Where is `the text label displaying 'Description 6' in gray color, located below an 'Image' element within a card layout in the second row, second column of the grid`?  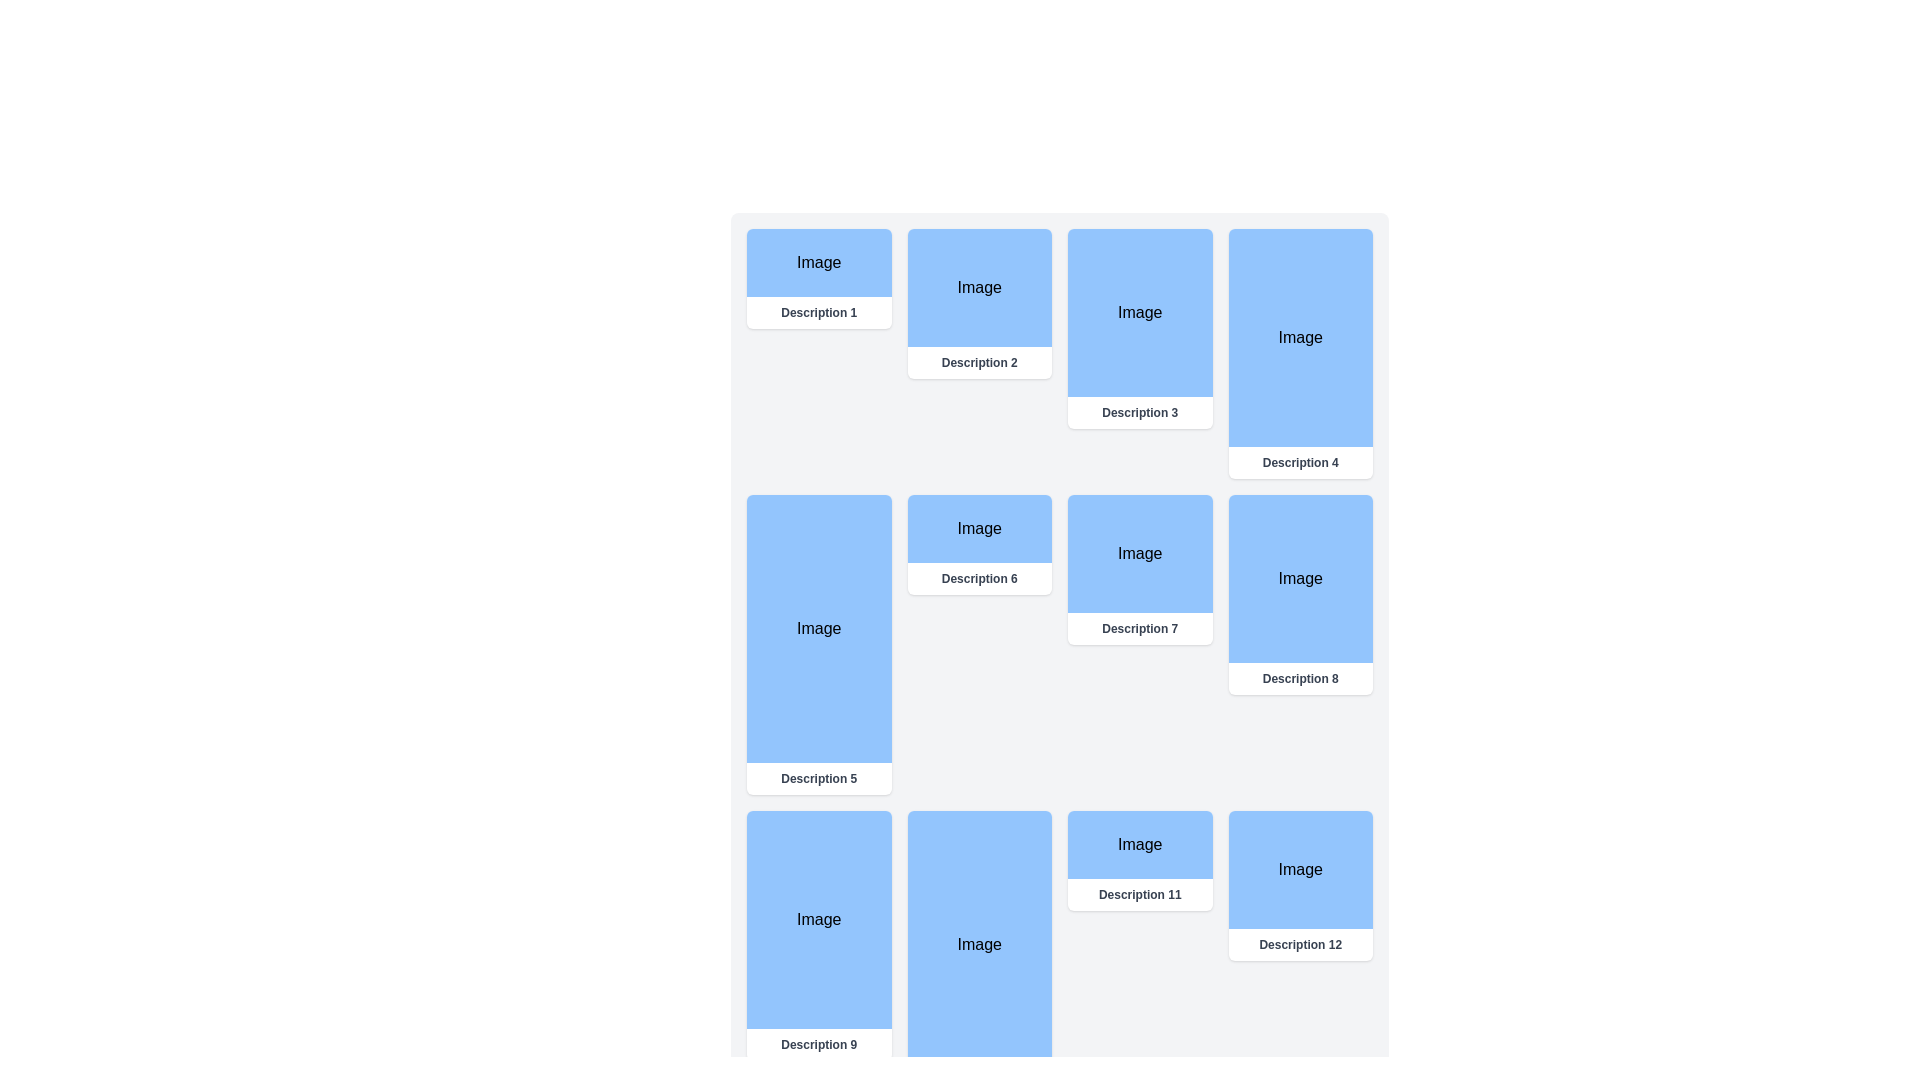
the text label displaying 'Description 6' in gray color, located below an 'Image' element within a card layout in the second row, second column of the grid is located at coordinates (979, 578).